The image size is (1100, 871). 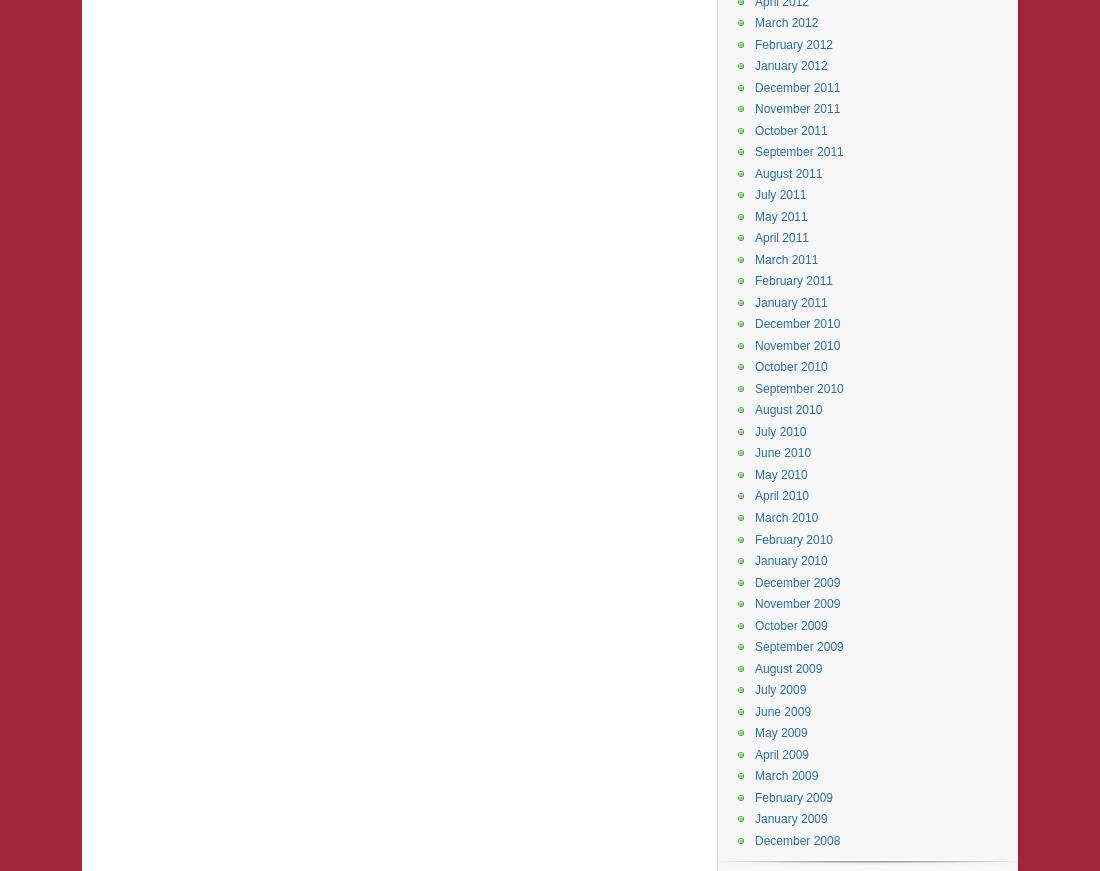 What do you see at coordinates (797, 581) in the screenshot?
I see `'December 2009'` at bounding box center [797, 581].